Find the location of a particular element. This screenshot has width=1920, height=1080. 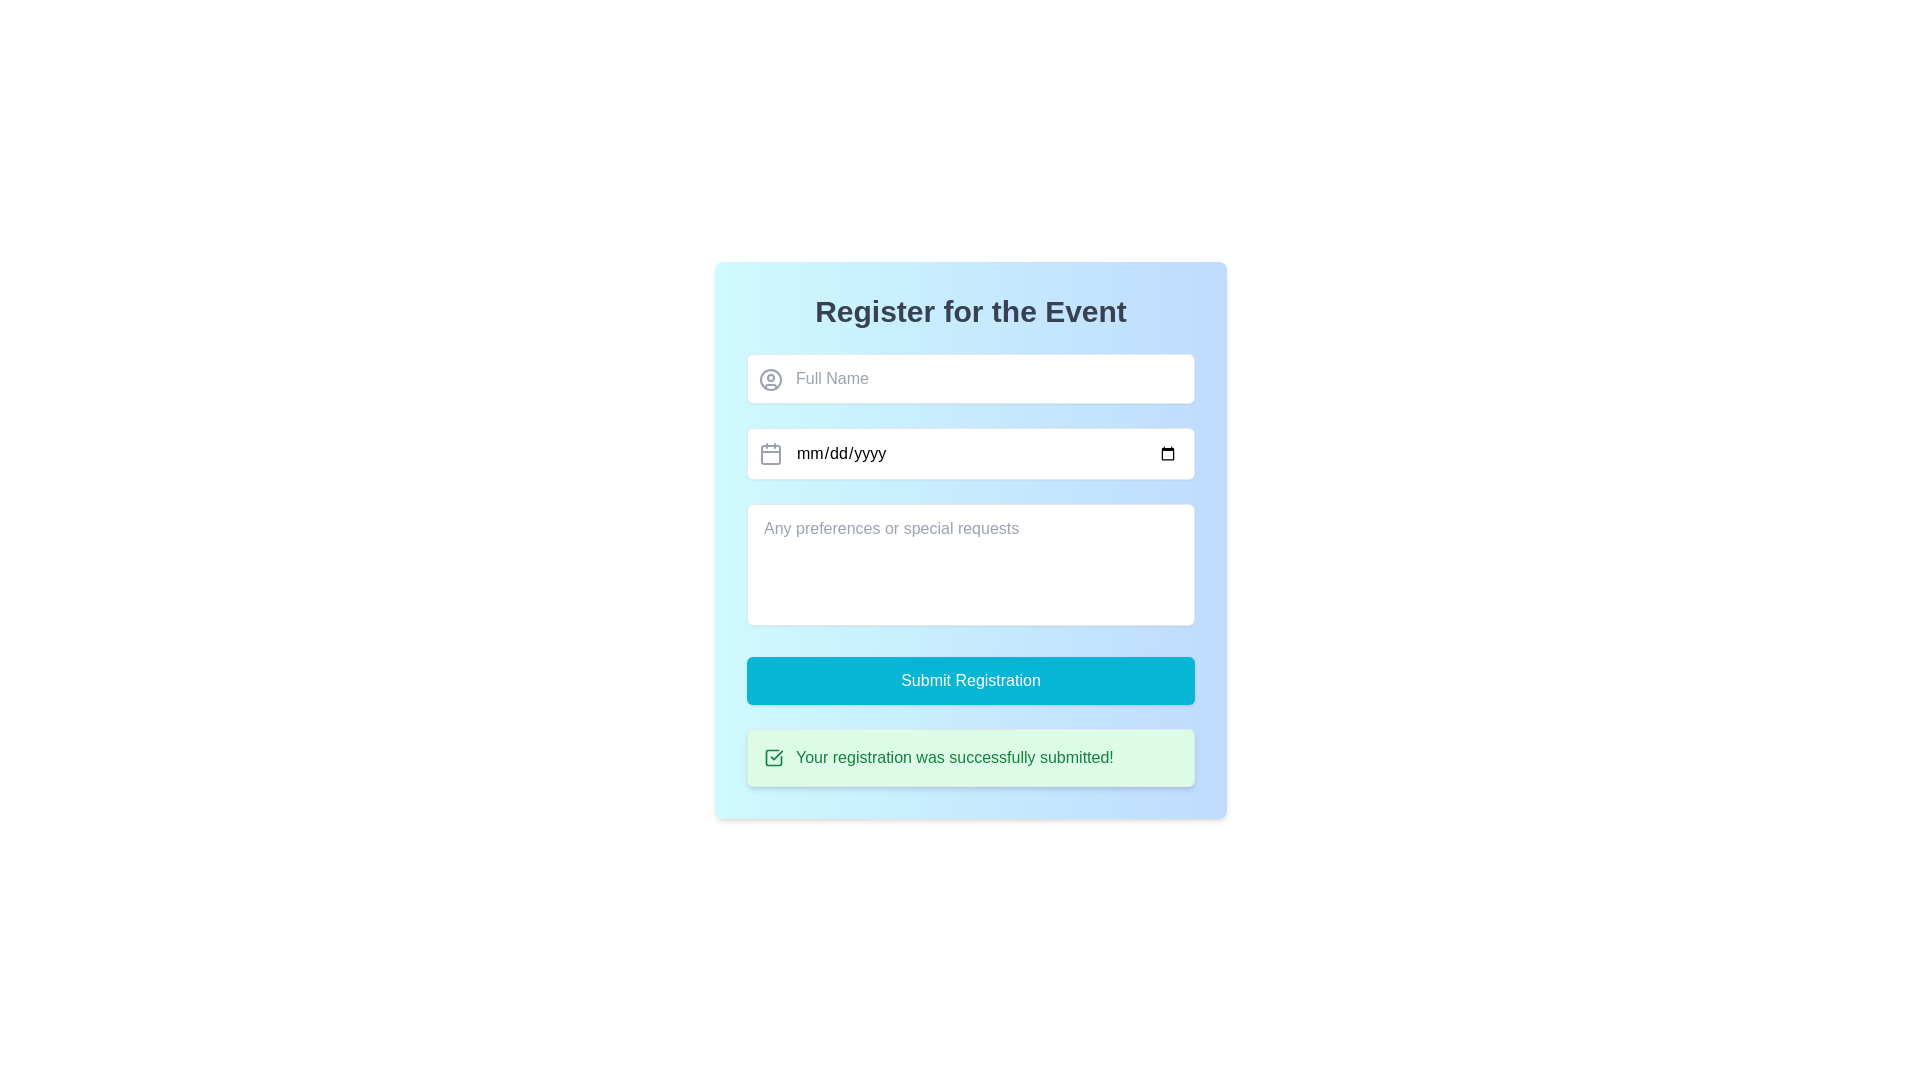

text content of the Alert box that displays 'Your registration was successfully submitted!' which is a light green rectangular box with rounded corners located below the 'Submit Registration' button is located at coordinates (970, 758).